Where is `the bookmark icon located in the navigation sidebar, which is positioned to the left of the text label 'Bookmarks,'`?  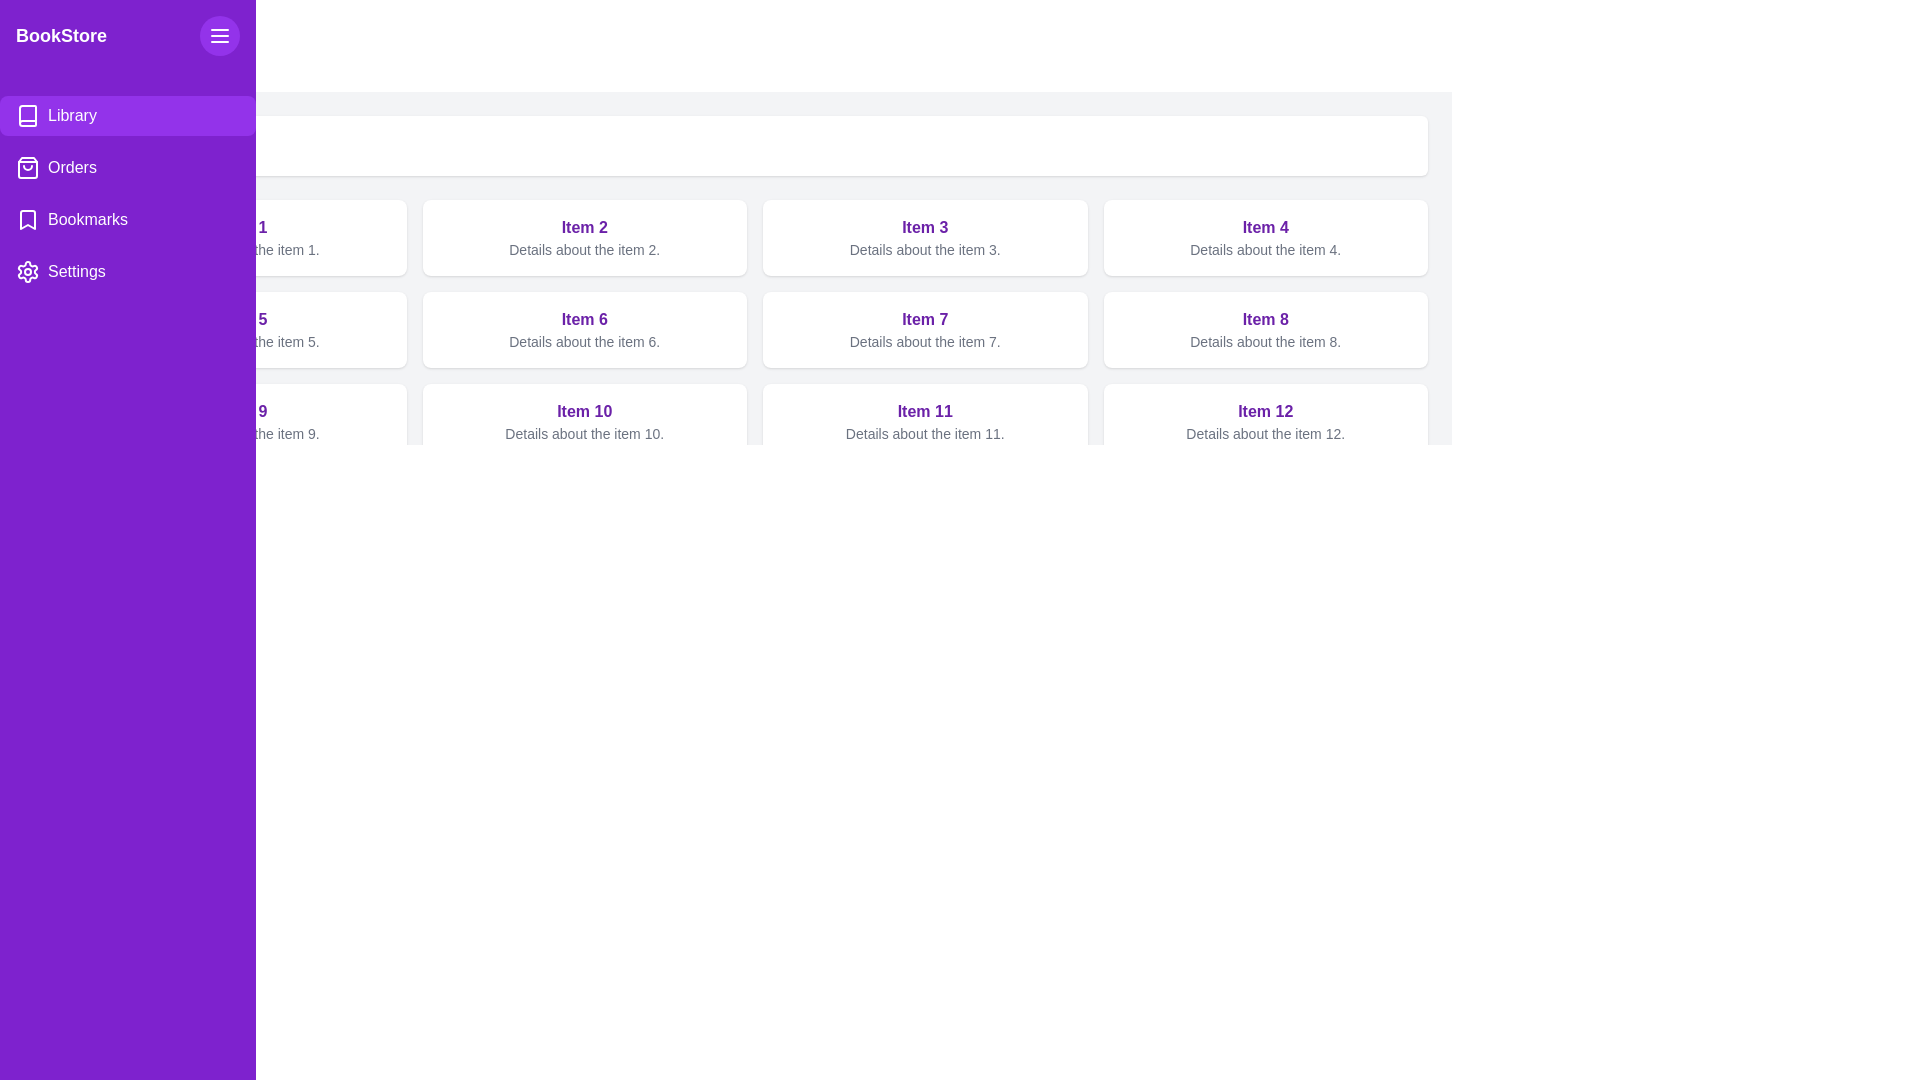
the bookmark icon located in the navigation sidebar, which is positioned to the left of the text label 'Bookmarks,' is located at coordinates (28, 219).